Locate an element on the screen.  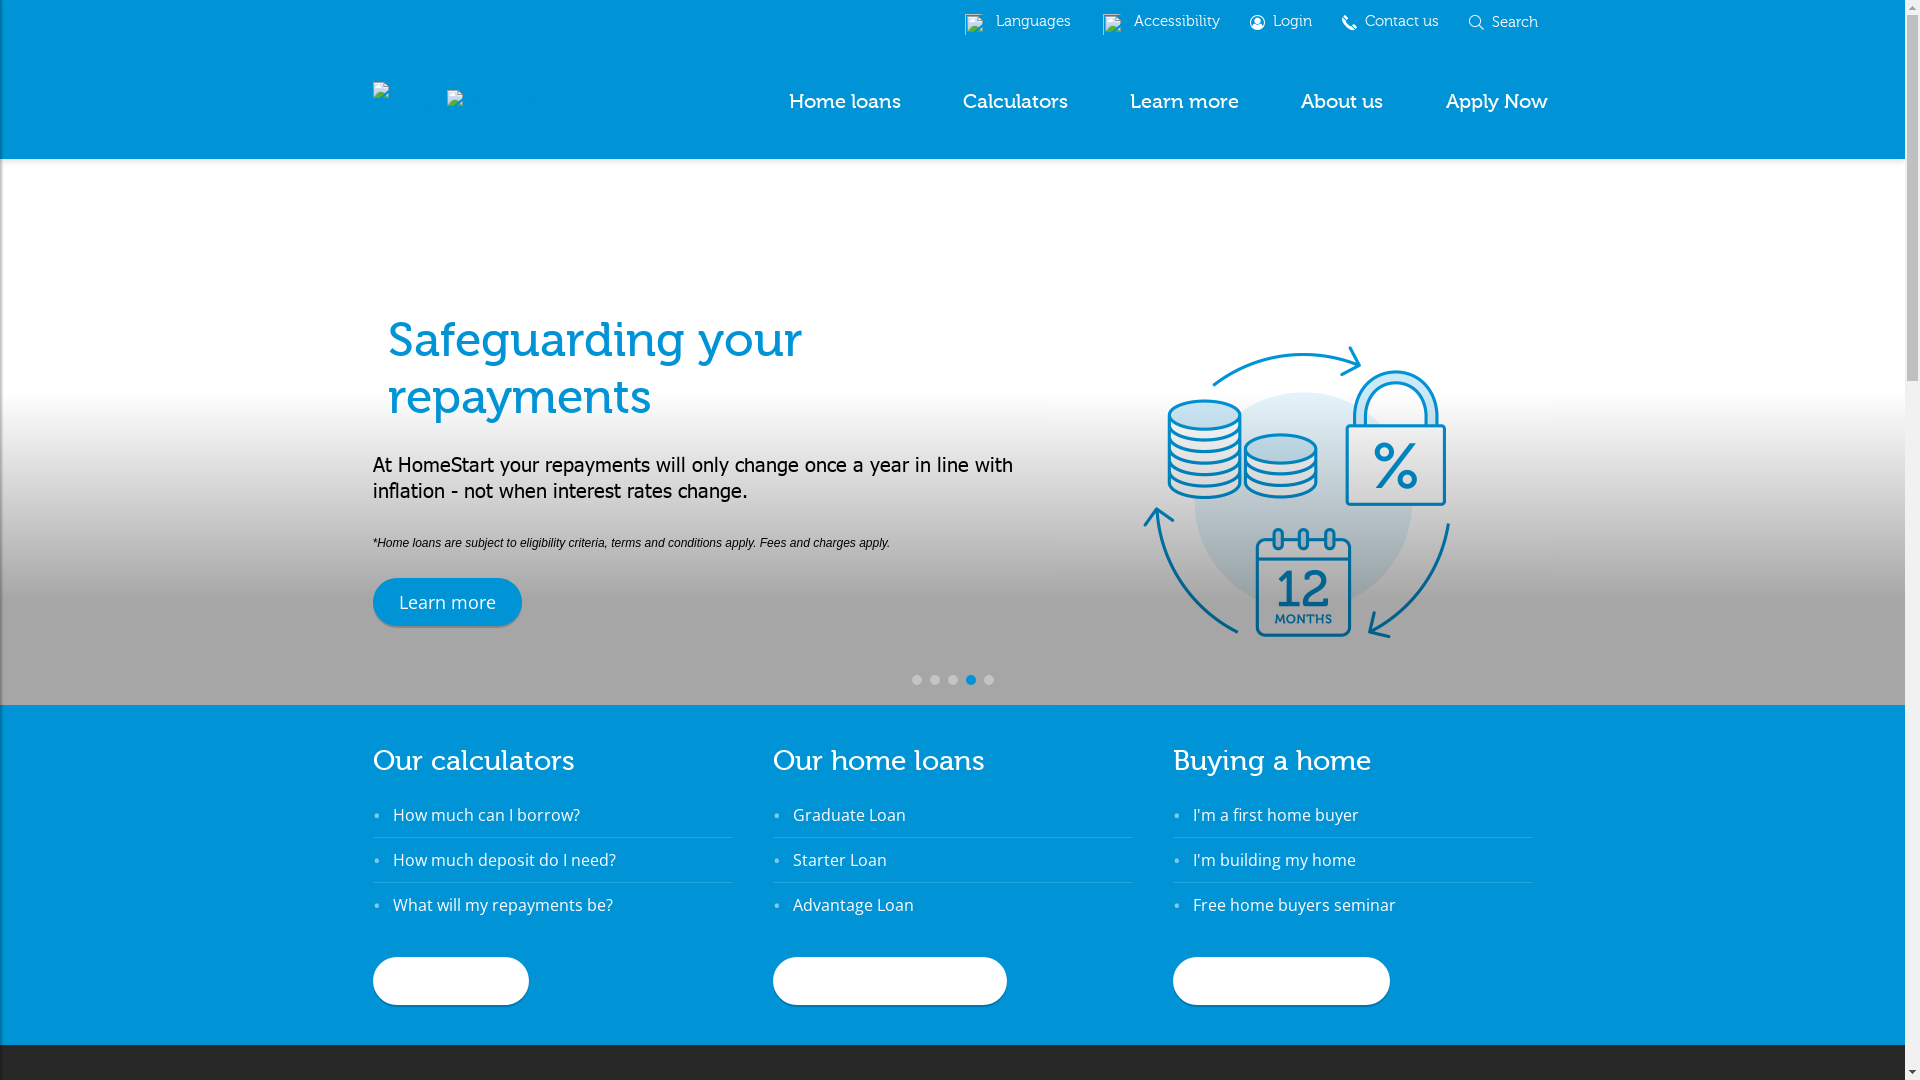
'Accessibility' is located at coordinates (1160, 22).